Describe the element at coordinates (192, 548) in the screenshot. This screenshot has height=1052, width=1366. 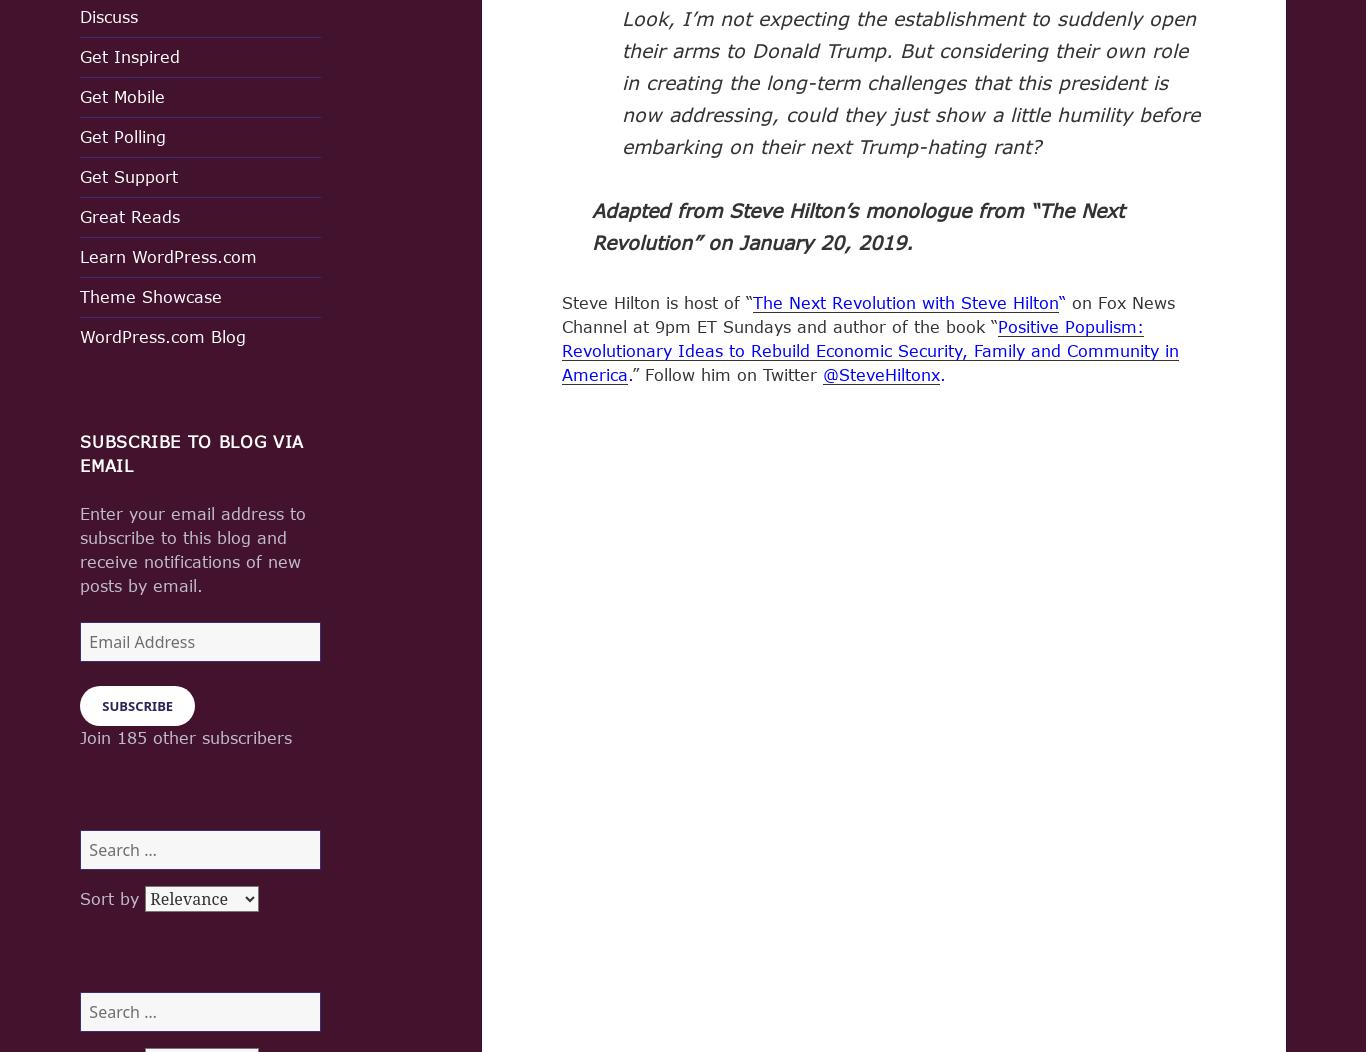
I see `'Enter your email address to subscribe to this blog and receive notifications of new posts by email.'` at that location.